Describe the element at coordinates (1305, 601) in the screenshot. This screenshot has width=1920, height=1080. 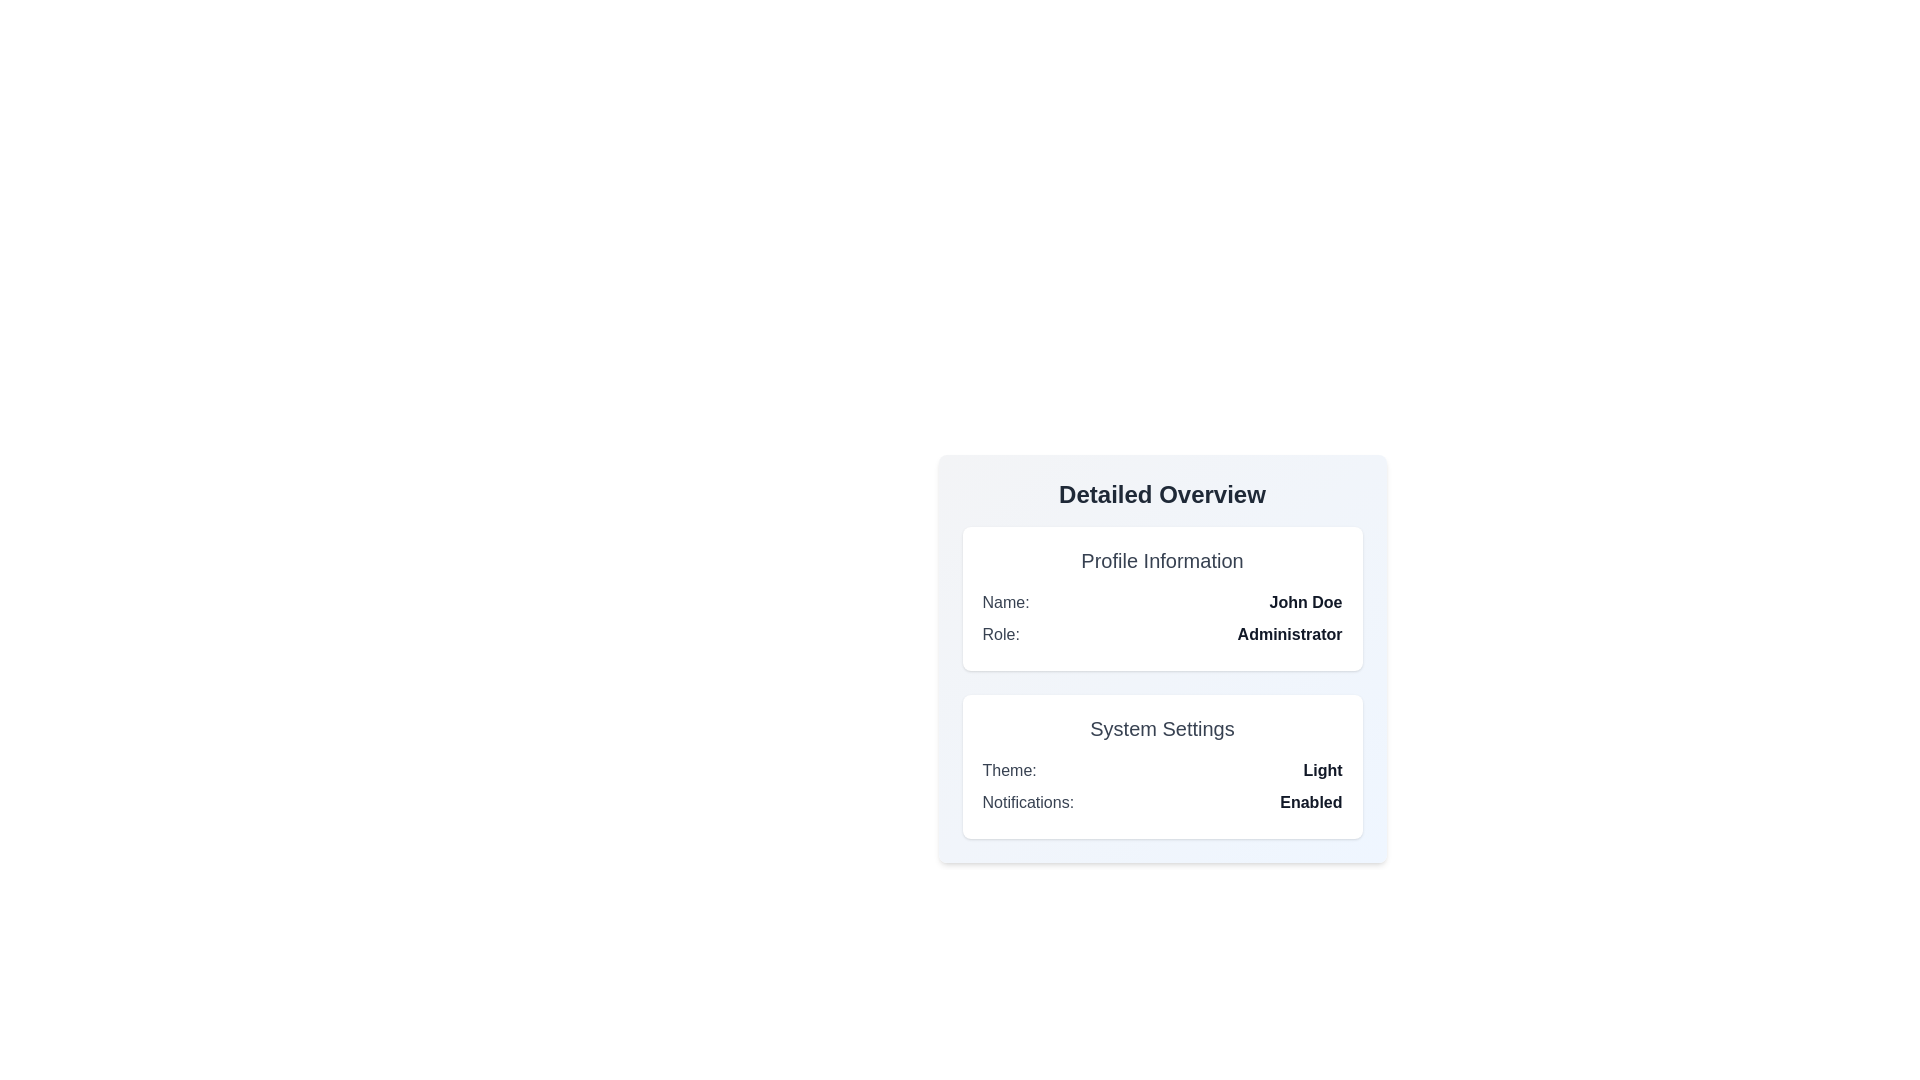
I see `the Text Label that displays the user's name in the Profile Information section, positioned to the right of the label 'Name:' and vertically aligned in the middle` at that location.